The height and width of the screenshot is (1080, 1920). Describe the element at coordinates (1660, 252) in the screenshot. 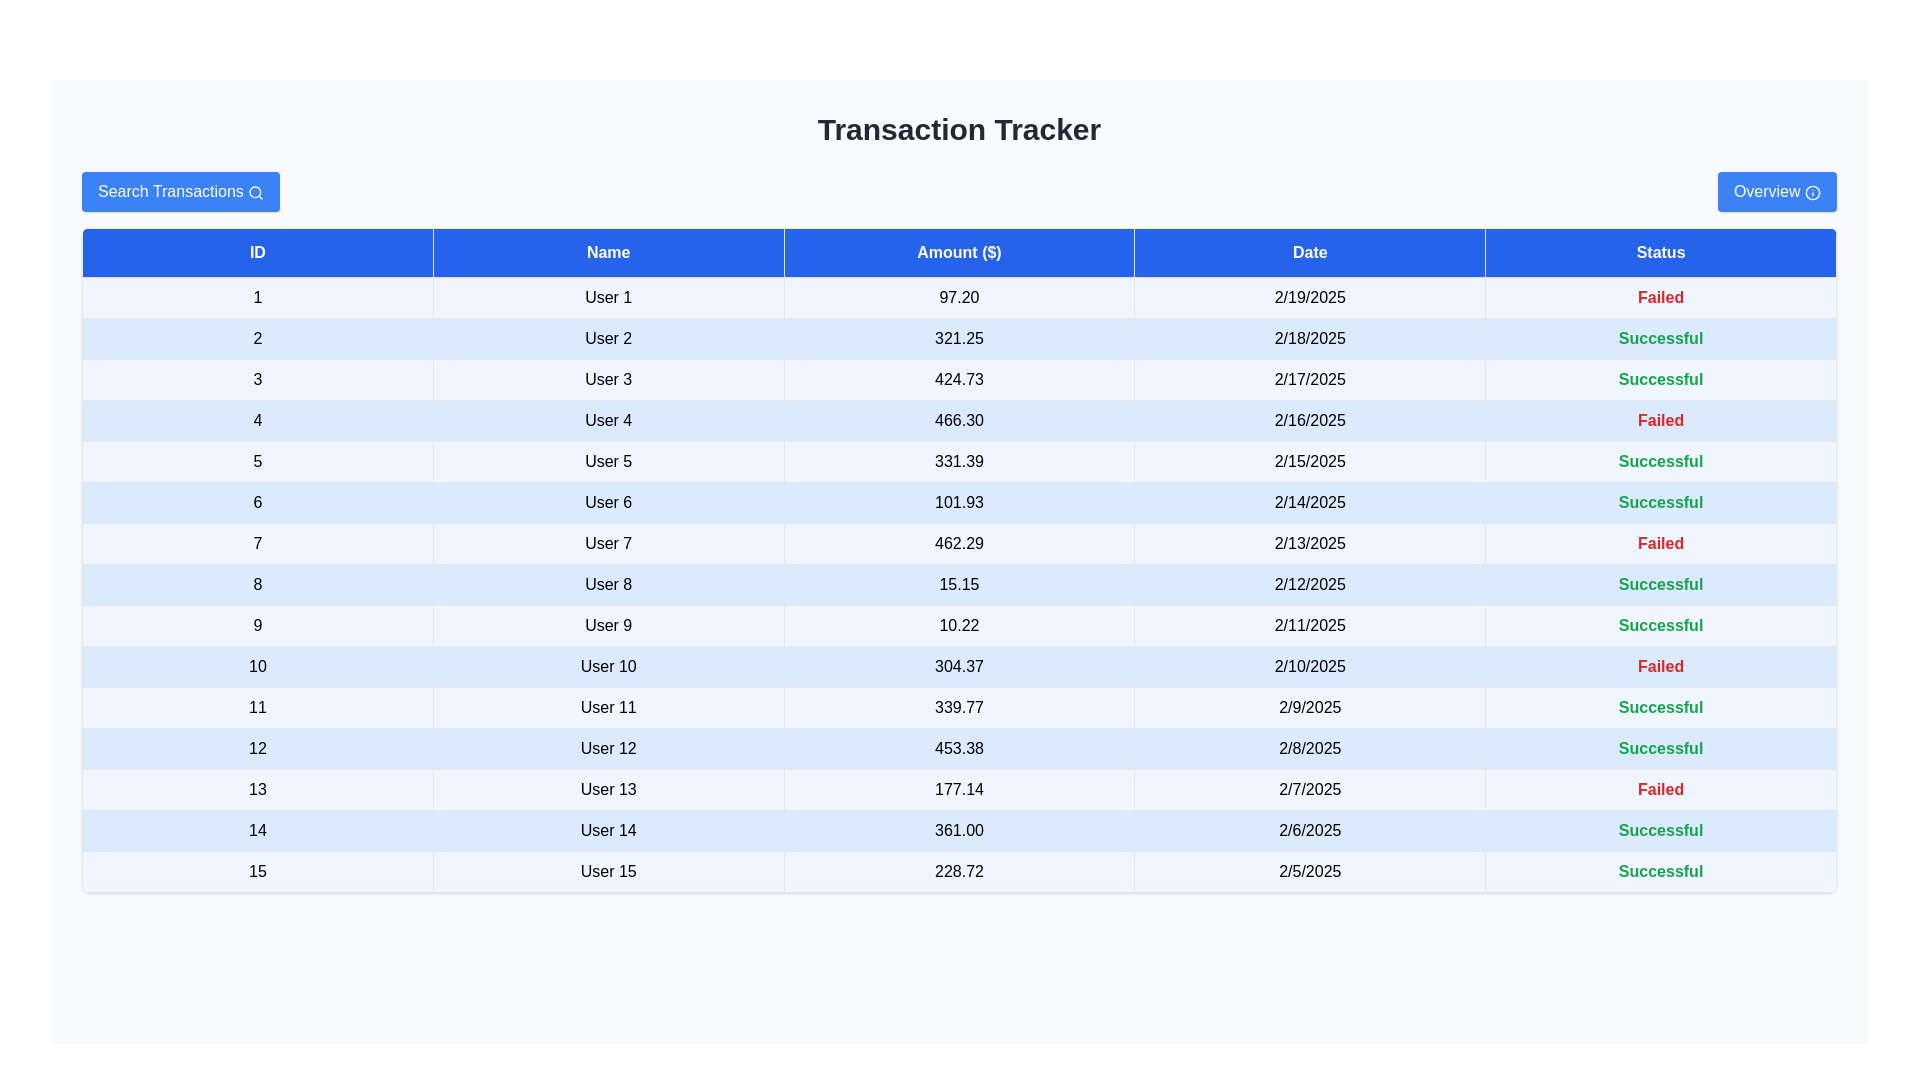

I see `the 'Status' column to emphasize failed or successful transactions` at that location.